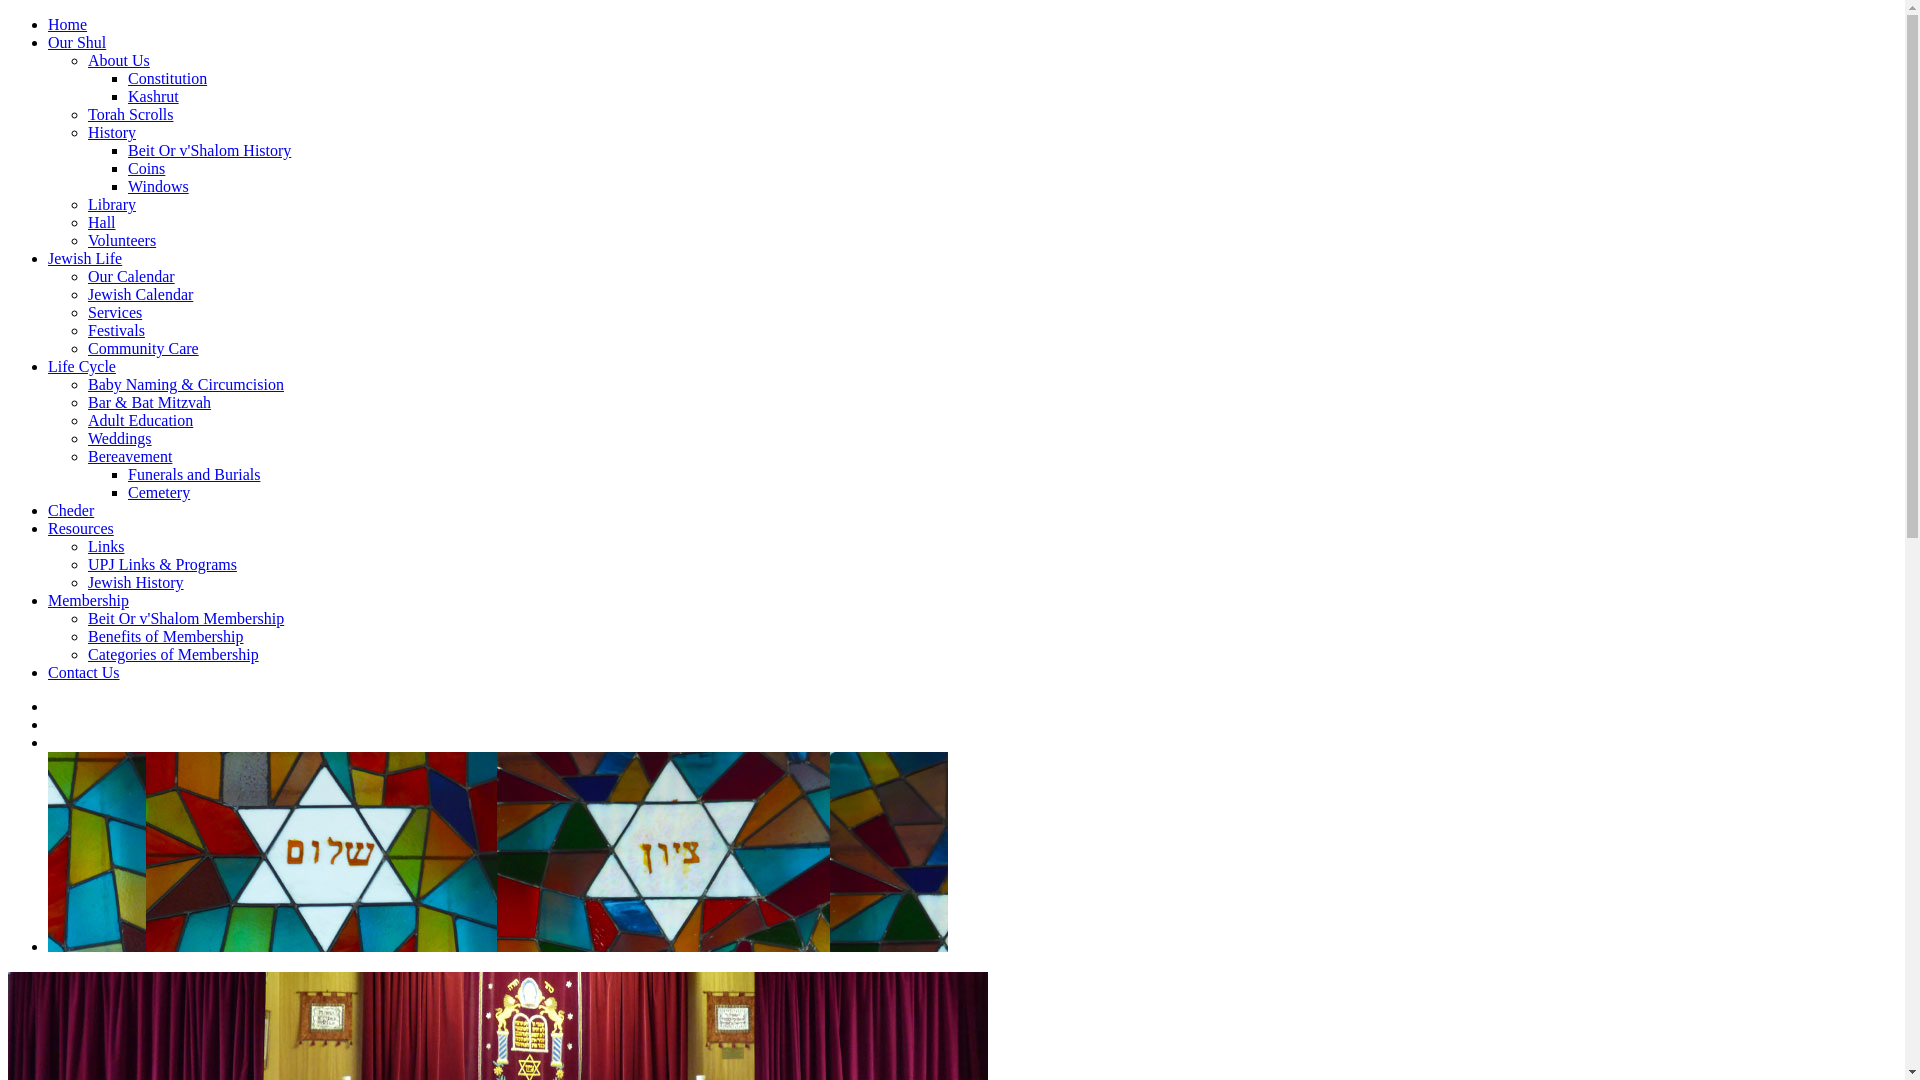  I want to click on 'About Us', so click(118, 59).